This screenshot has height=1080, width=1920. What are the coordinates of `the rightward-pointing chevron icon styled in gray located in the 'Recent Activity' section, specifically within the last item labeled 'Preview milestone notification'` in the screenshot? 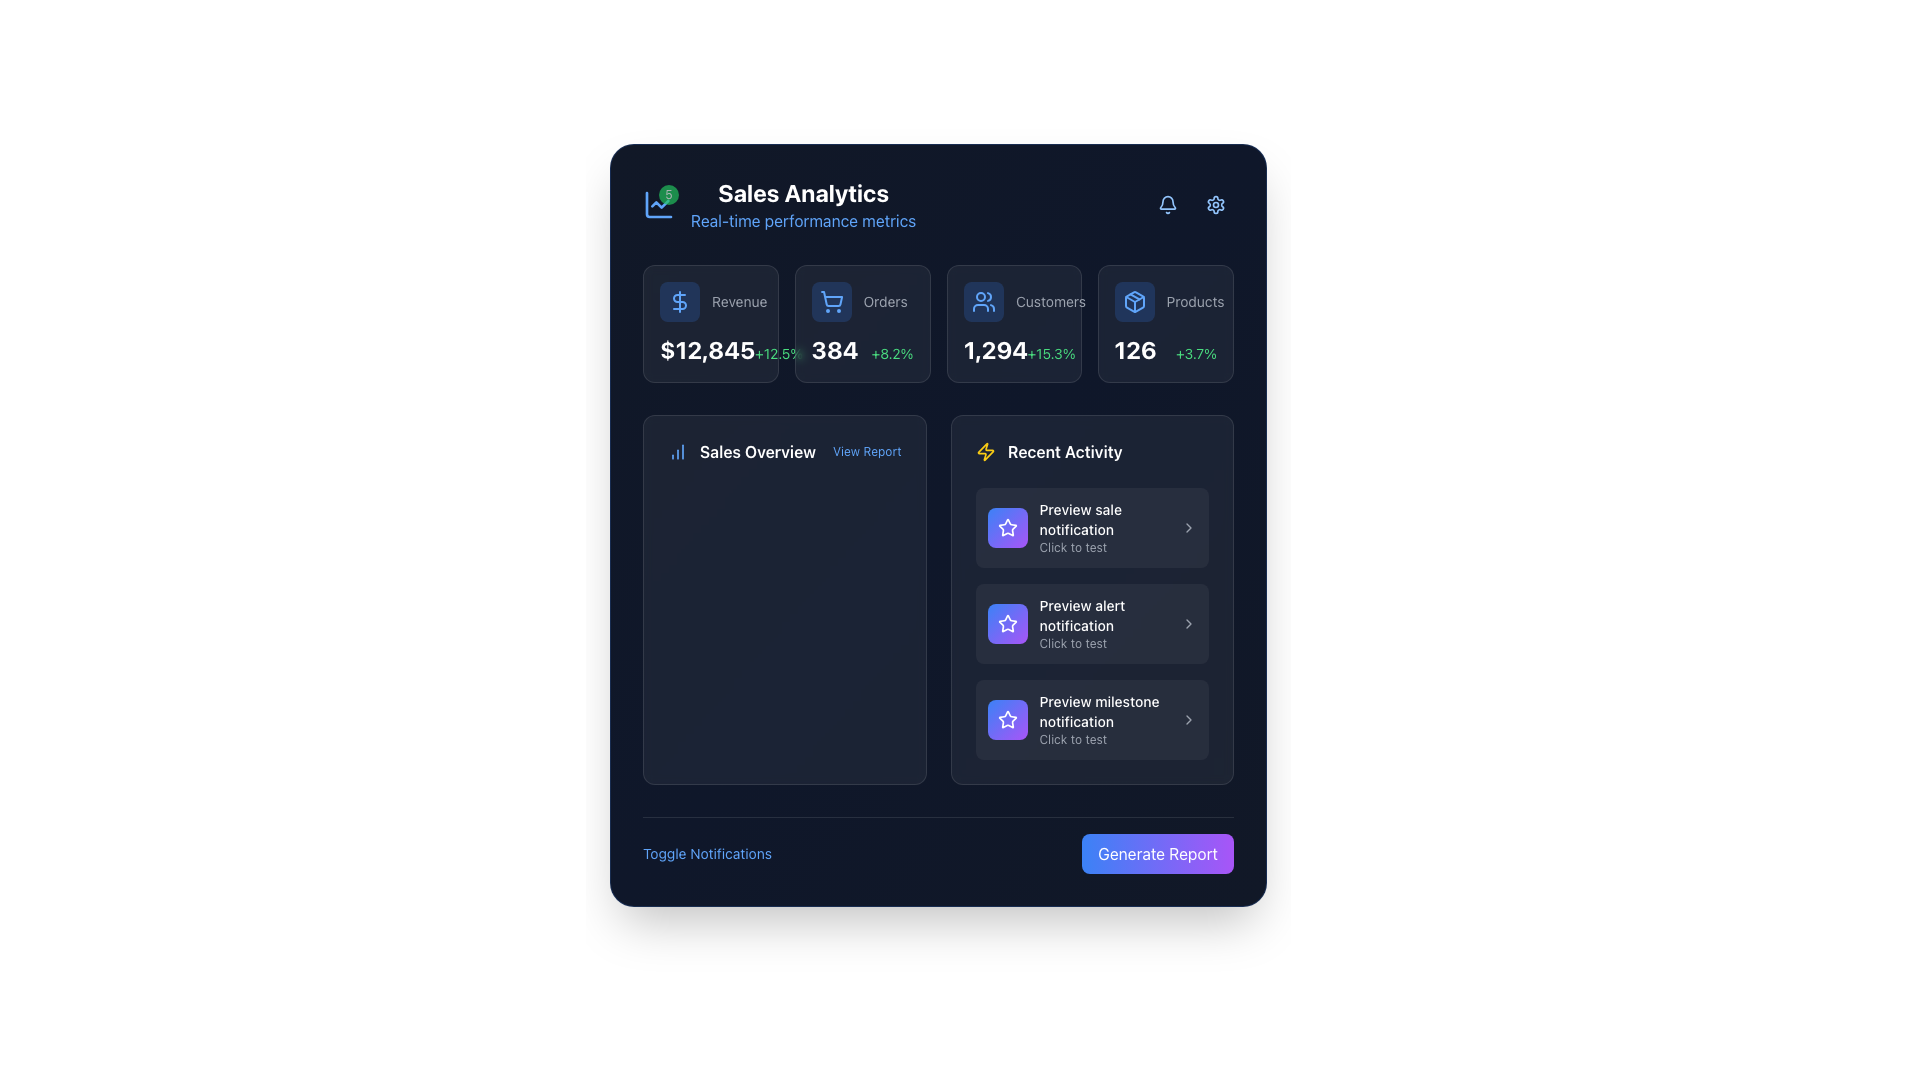 It's located at (1189, 720).